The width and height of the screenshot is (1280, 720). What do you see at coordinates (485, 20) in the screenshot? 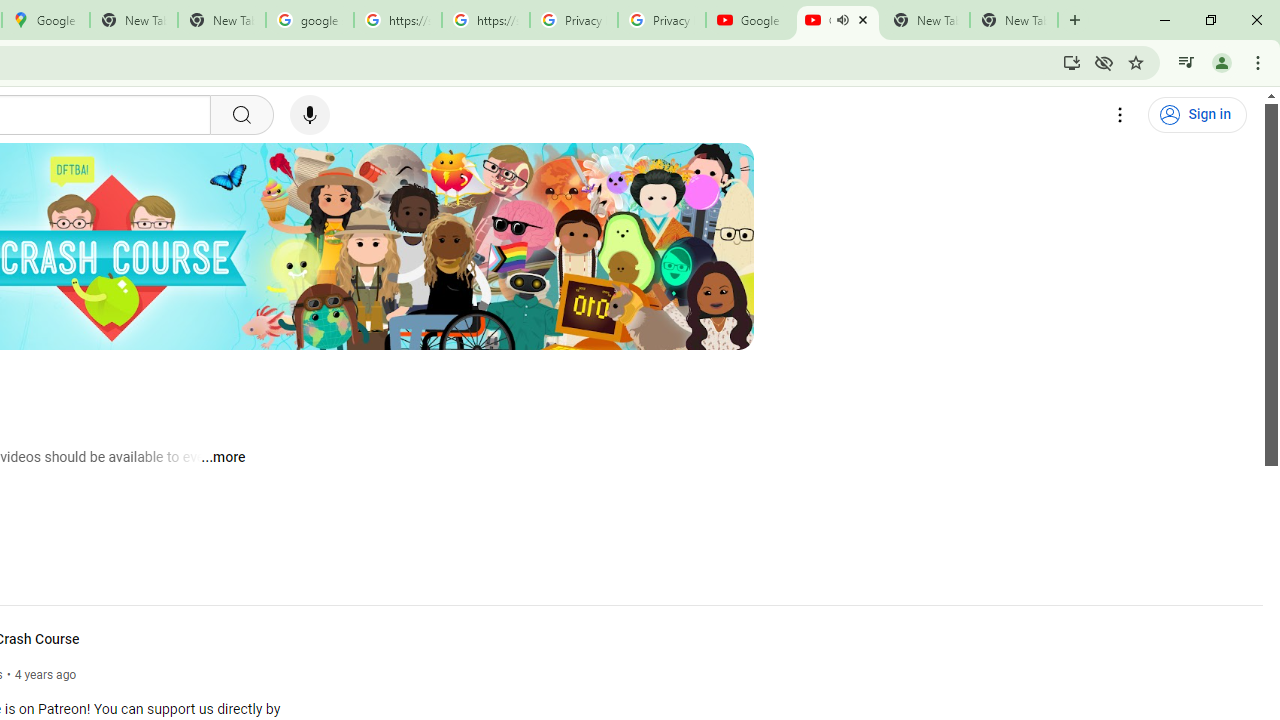
I see `'https://scholar.google.com/'` at bounding box center [485, 20].